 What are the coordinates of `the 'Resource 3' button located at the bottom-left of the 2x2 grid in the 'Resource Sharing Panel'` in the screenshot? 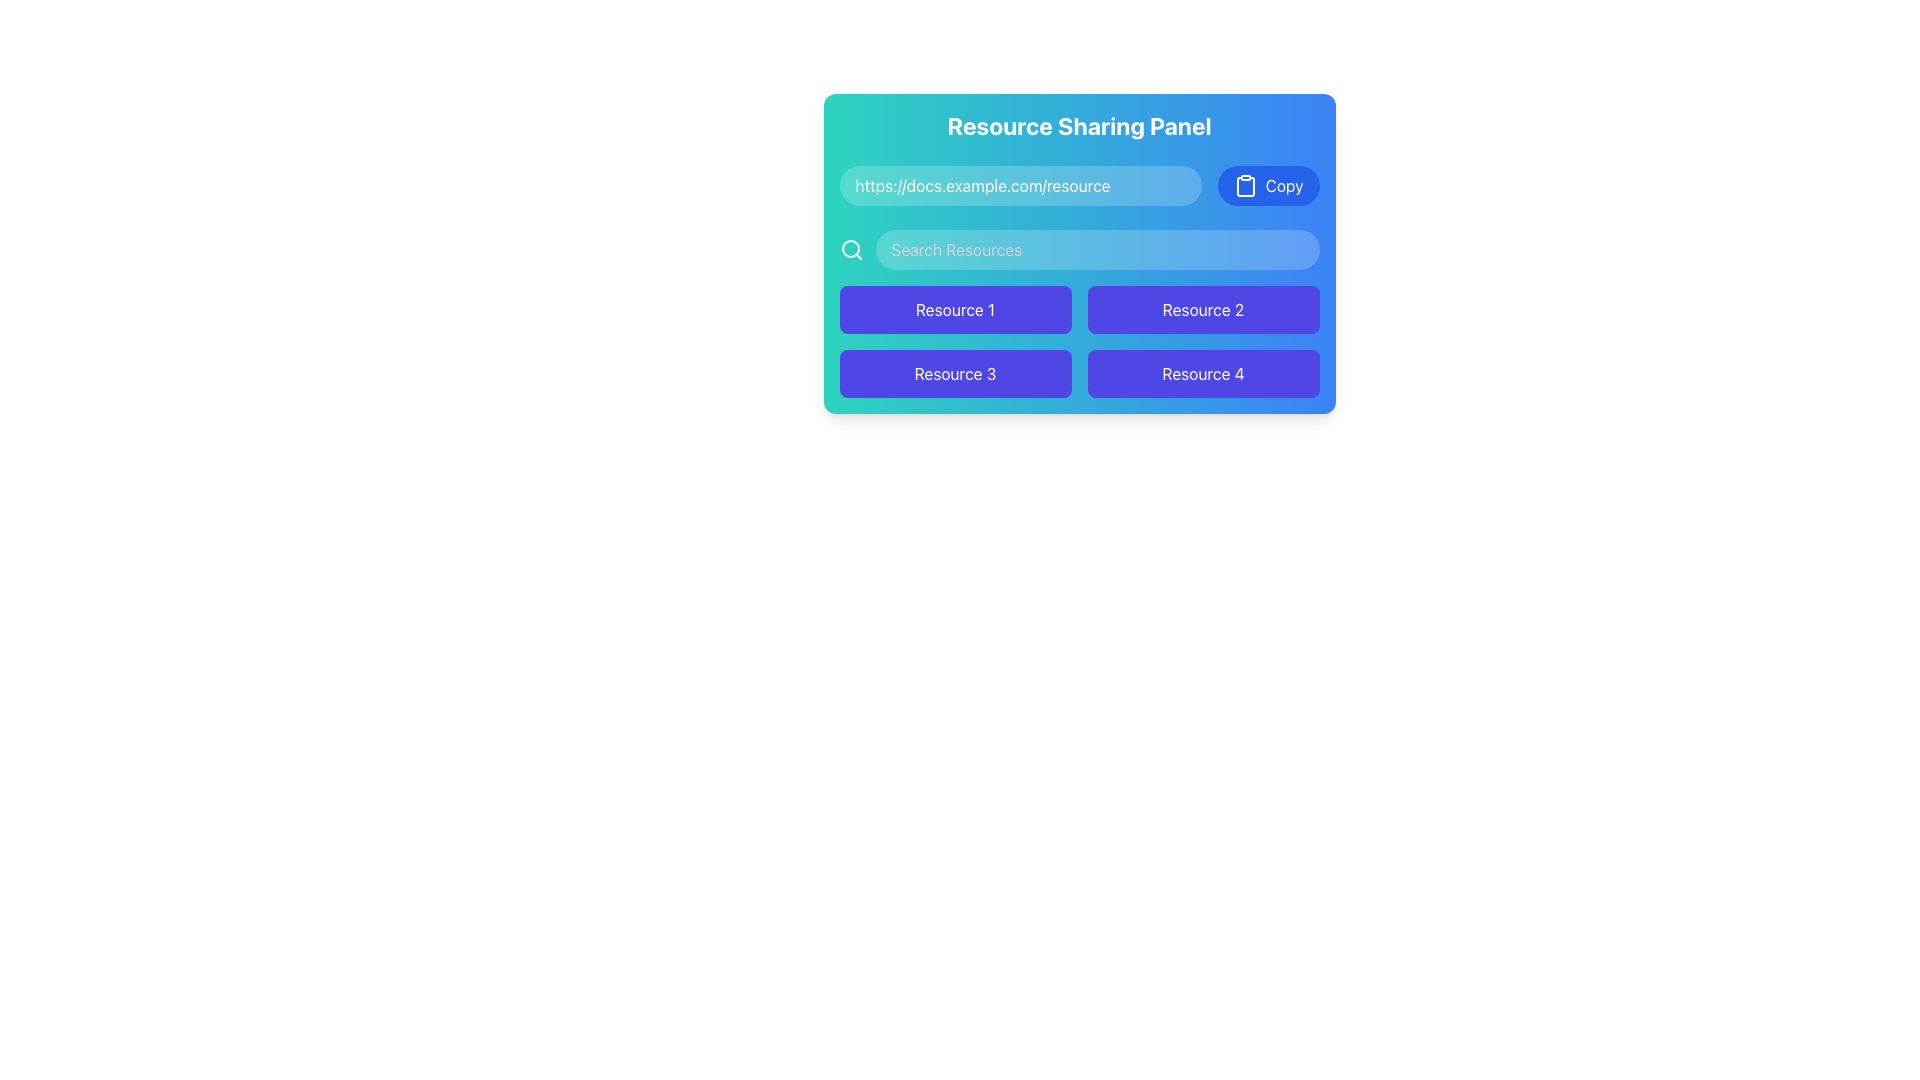 It's located at (954, 374).